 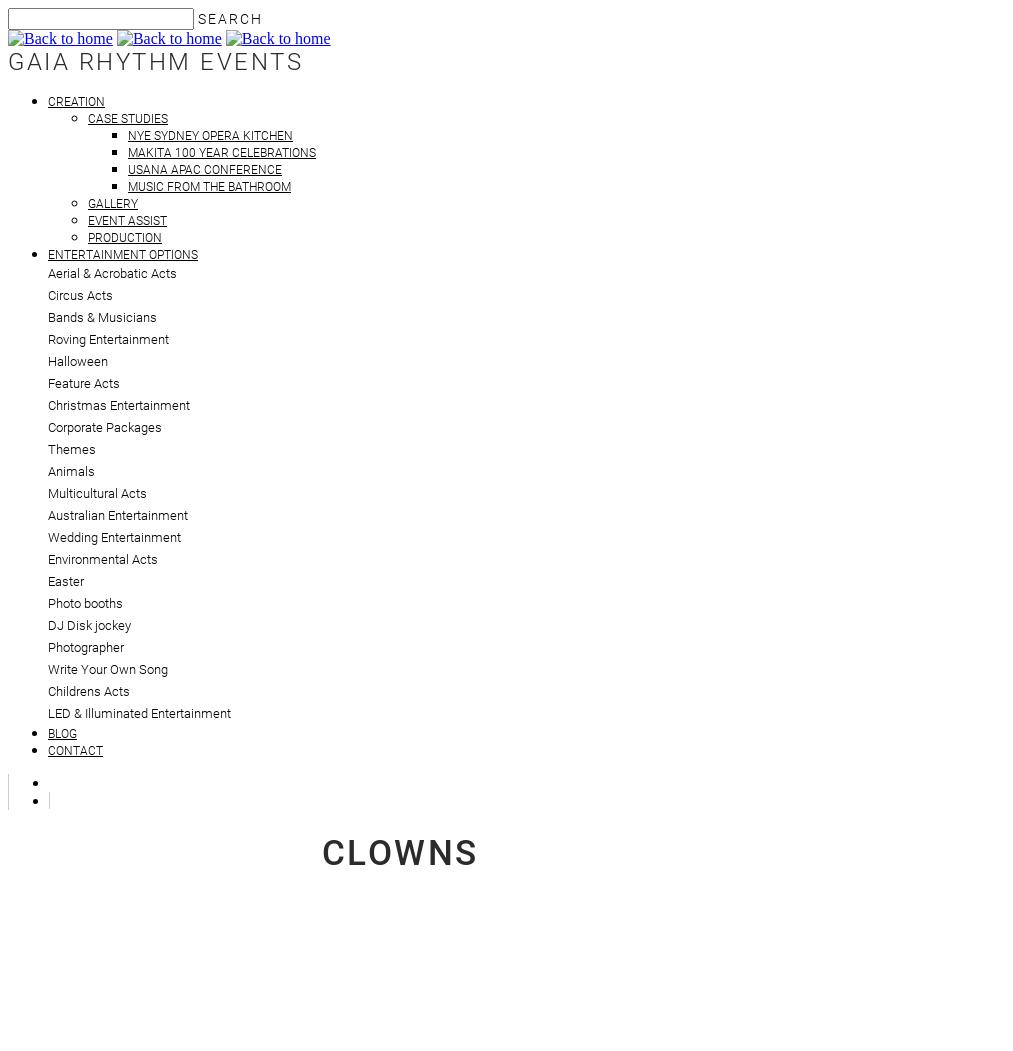 What do you see at coordinates (208, 186) in the screenshot?
I see `'Music from the Bathroom'` at bounding box center [208, 186].